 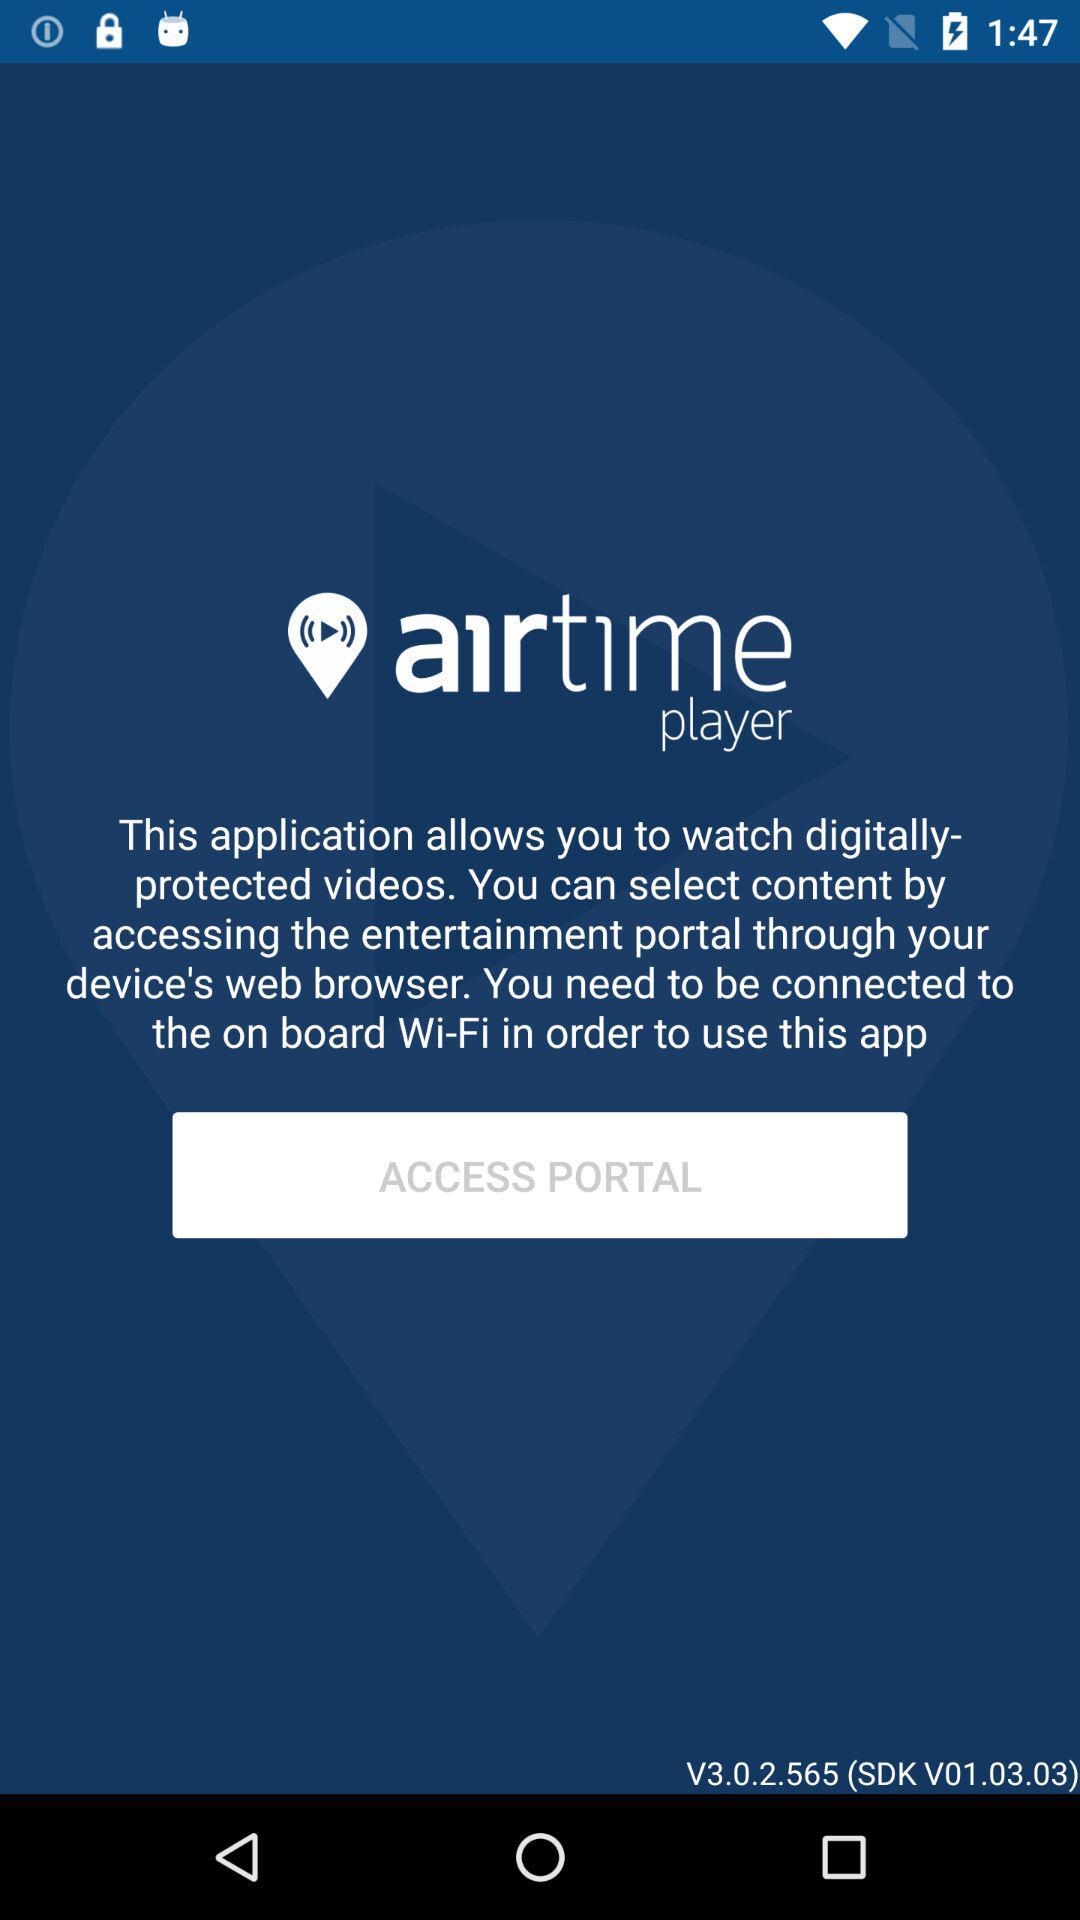 I want to click on the access portal item, so click(x=540, y=1175).